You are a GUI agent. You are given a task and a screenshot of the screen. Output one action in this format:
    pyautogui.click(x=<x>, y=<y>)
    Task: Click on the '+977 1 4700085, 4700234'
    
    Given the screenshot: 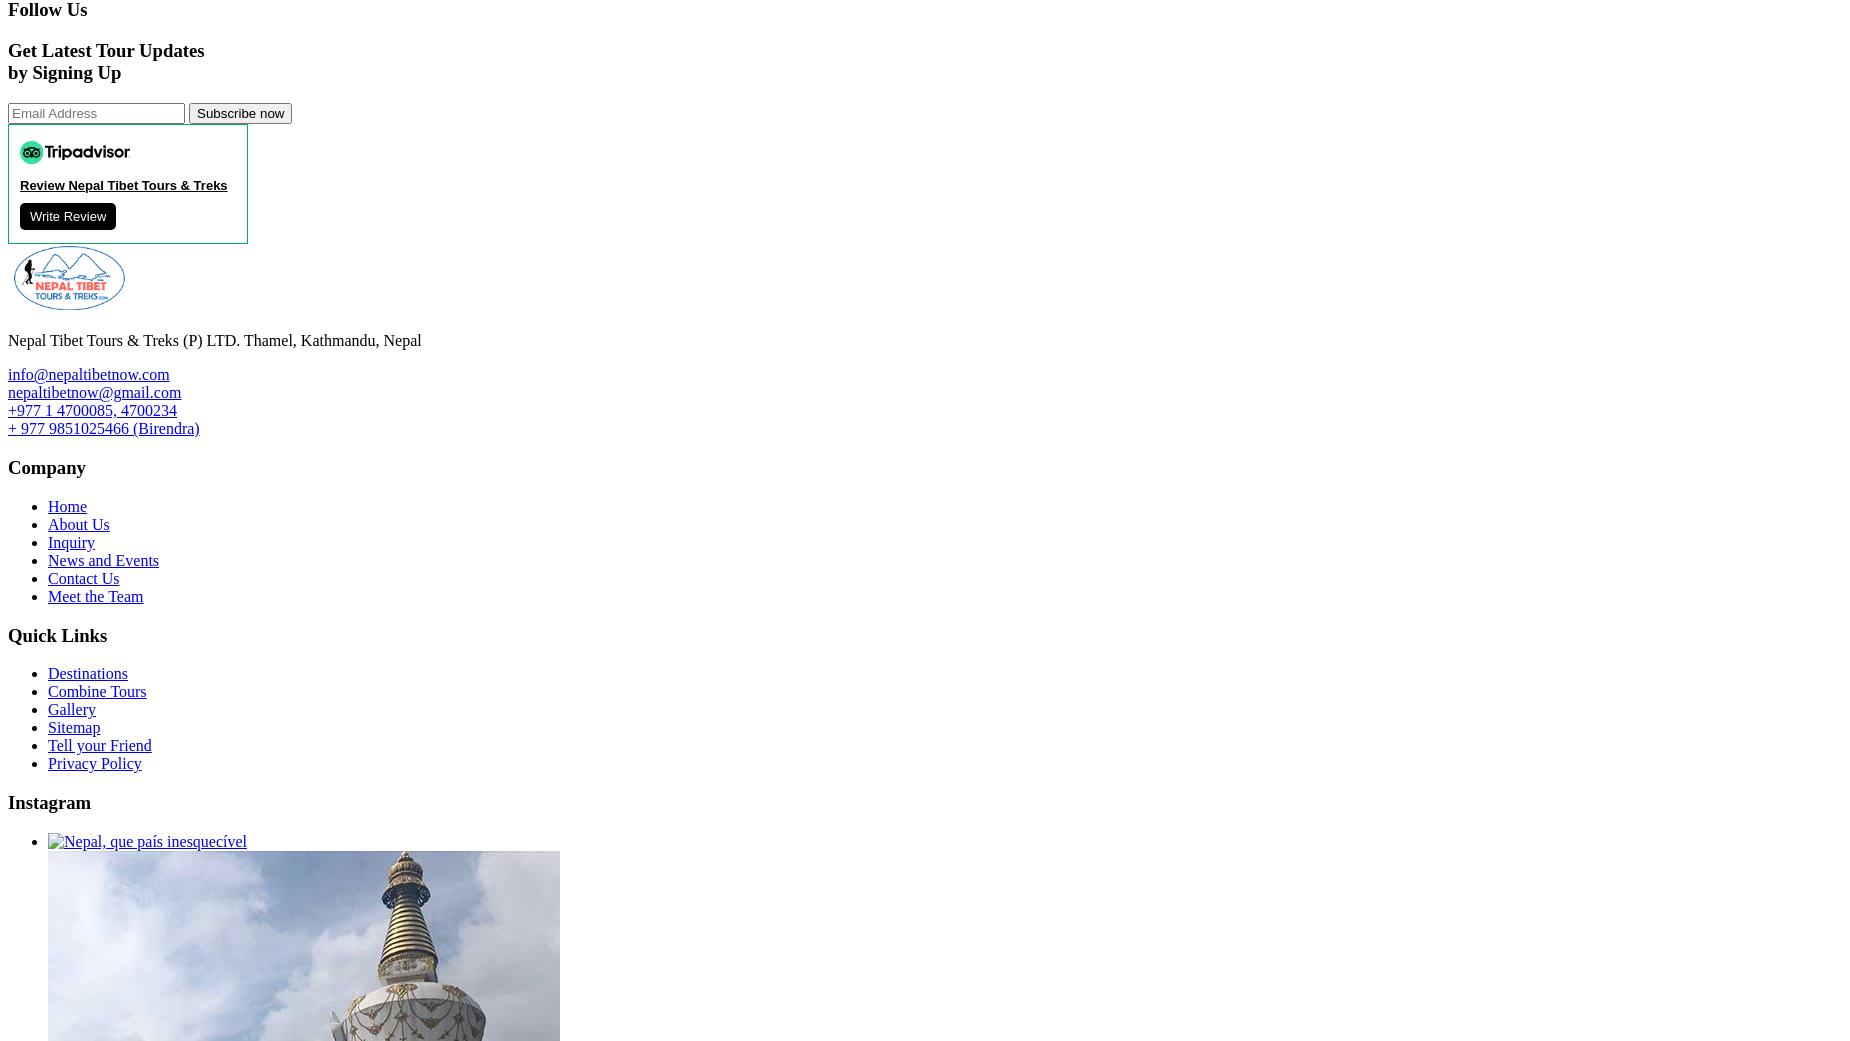 What is the action you would take?
    pyautogui.click(x=91, y=410)
    